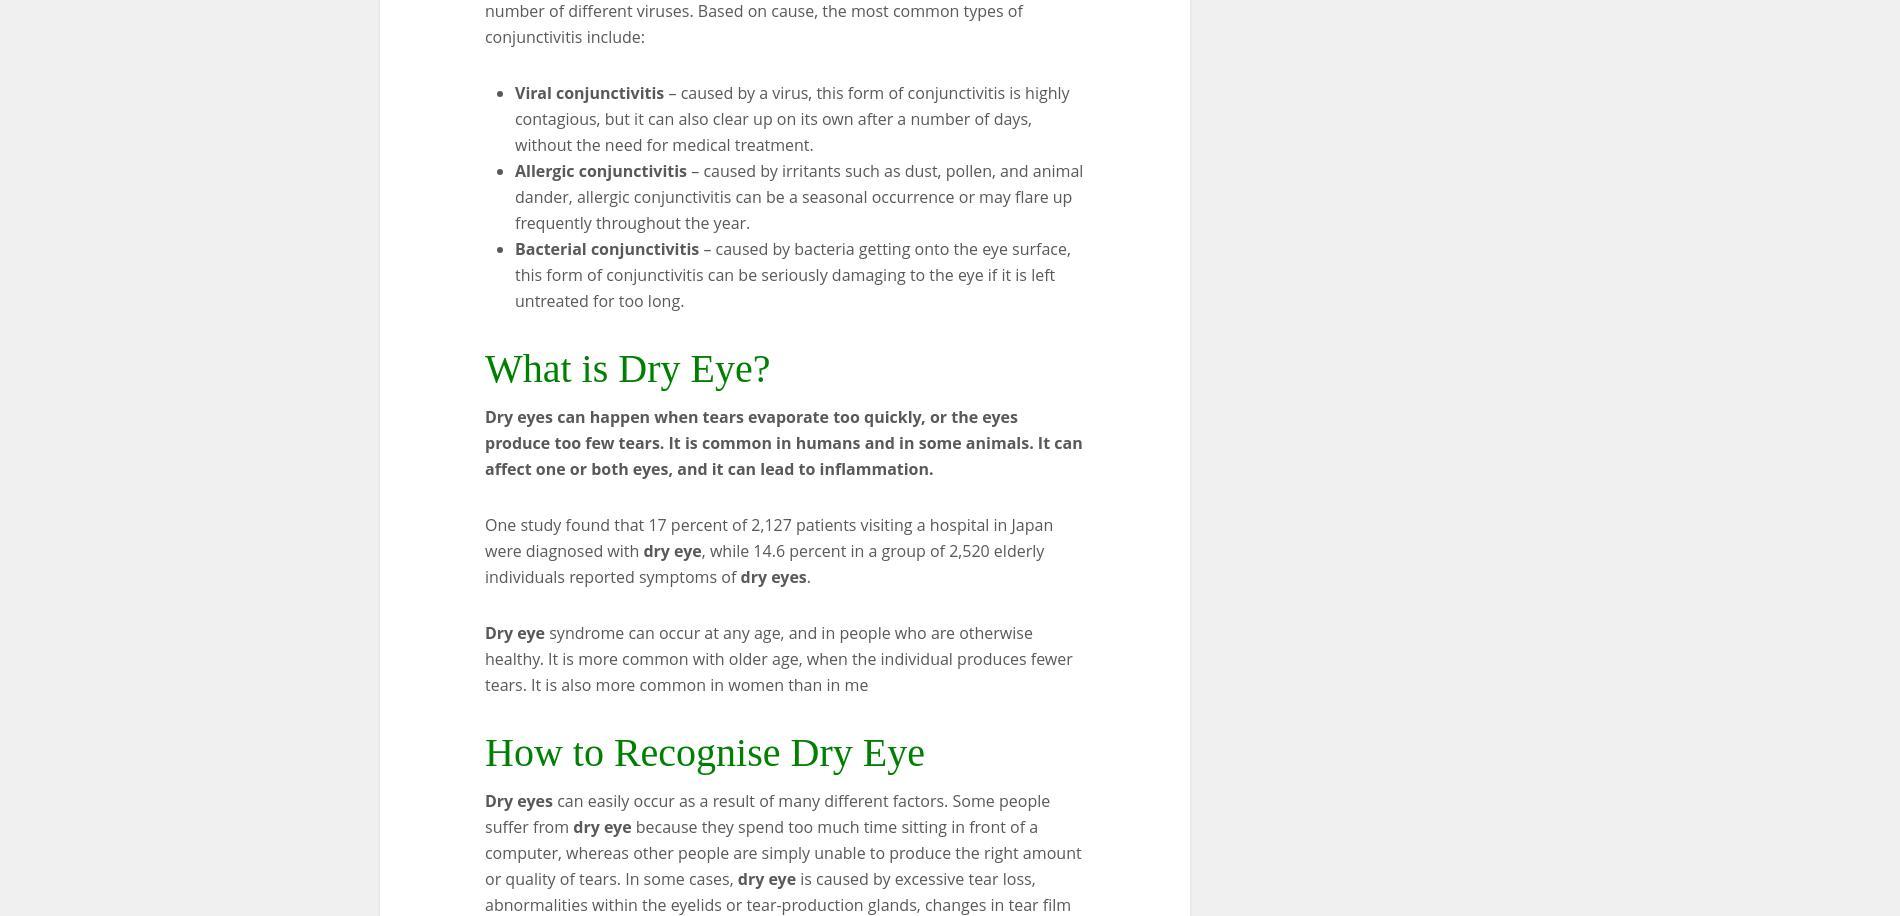 The height and width of the screenshot is (916, 1900). I want to click on 'Viral conjunctivitis', so click(589, 90).